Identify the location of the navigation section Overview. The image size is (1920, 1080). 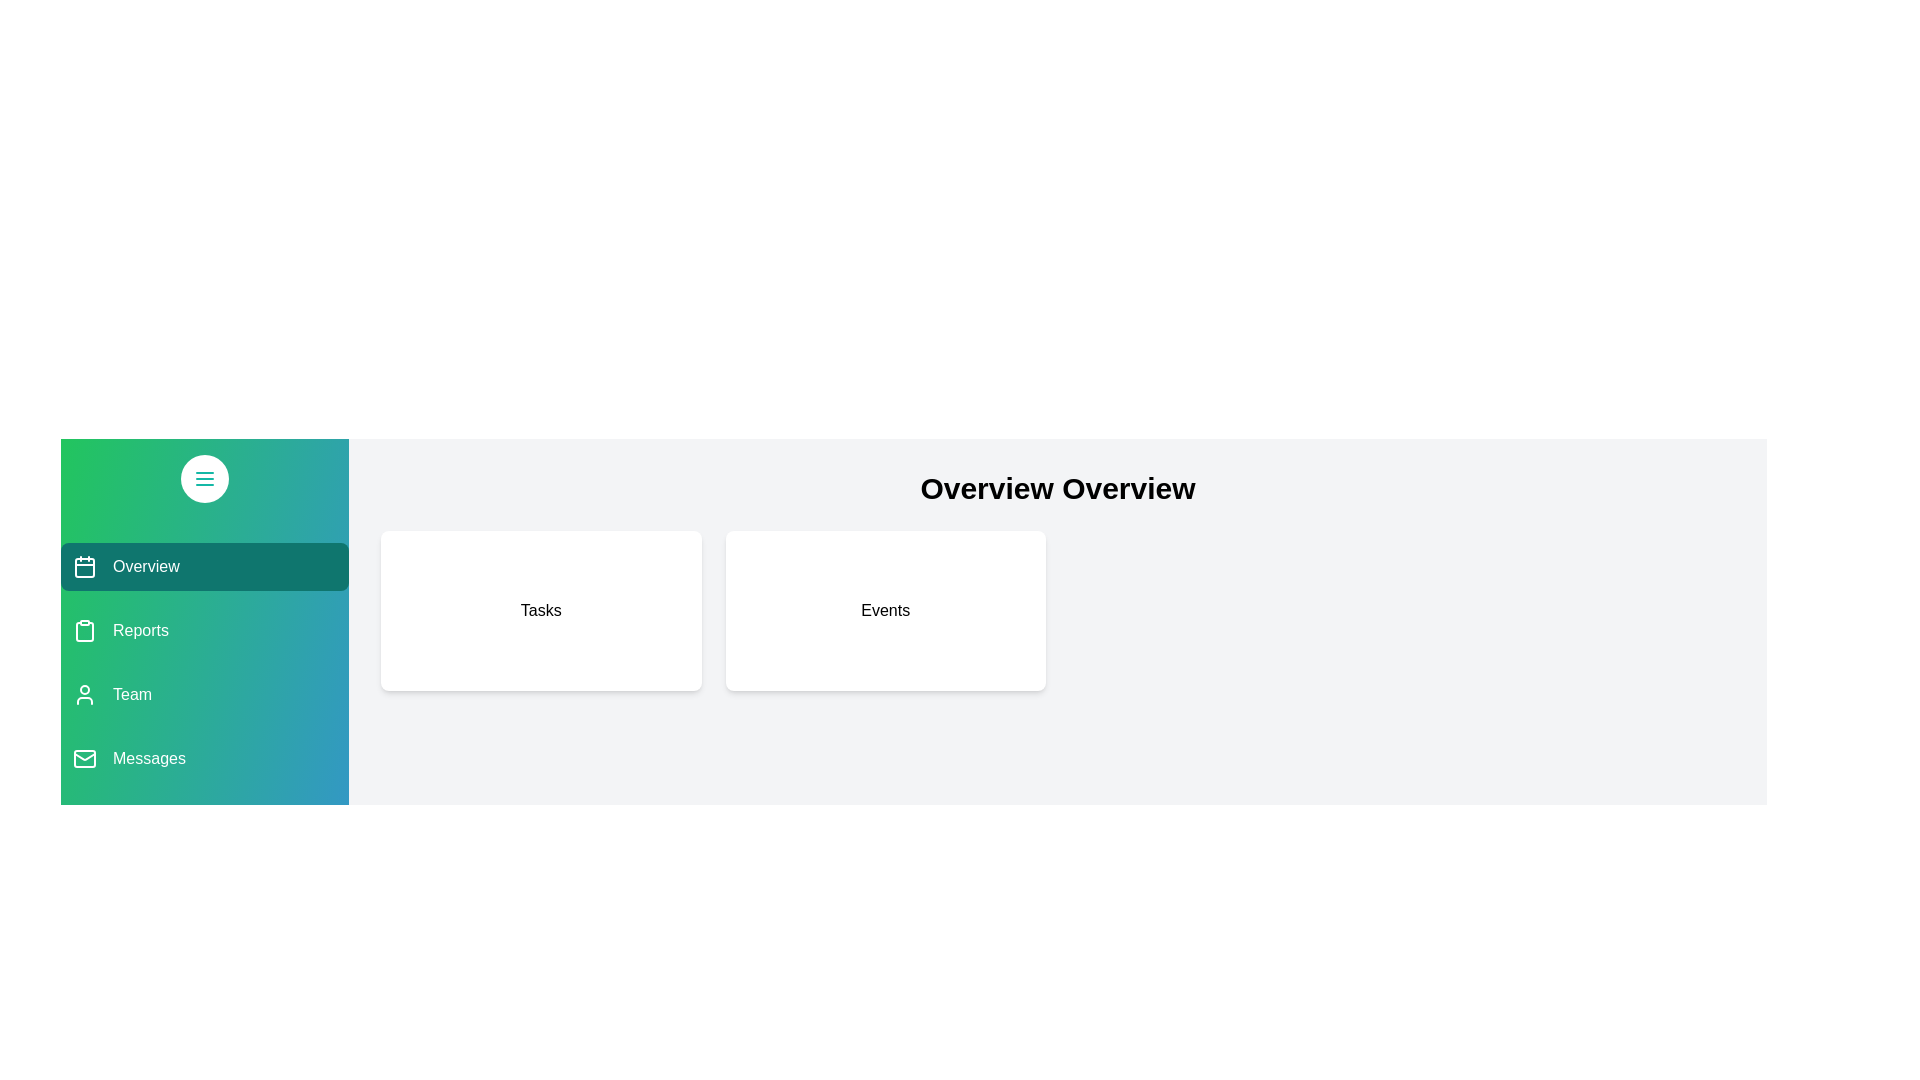
(205, 567).